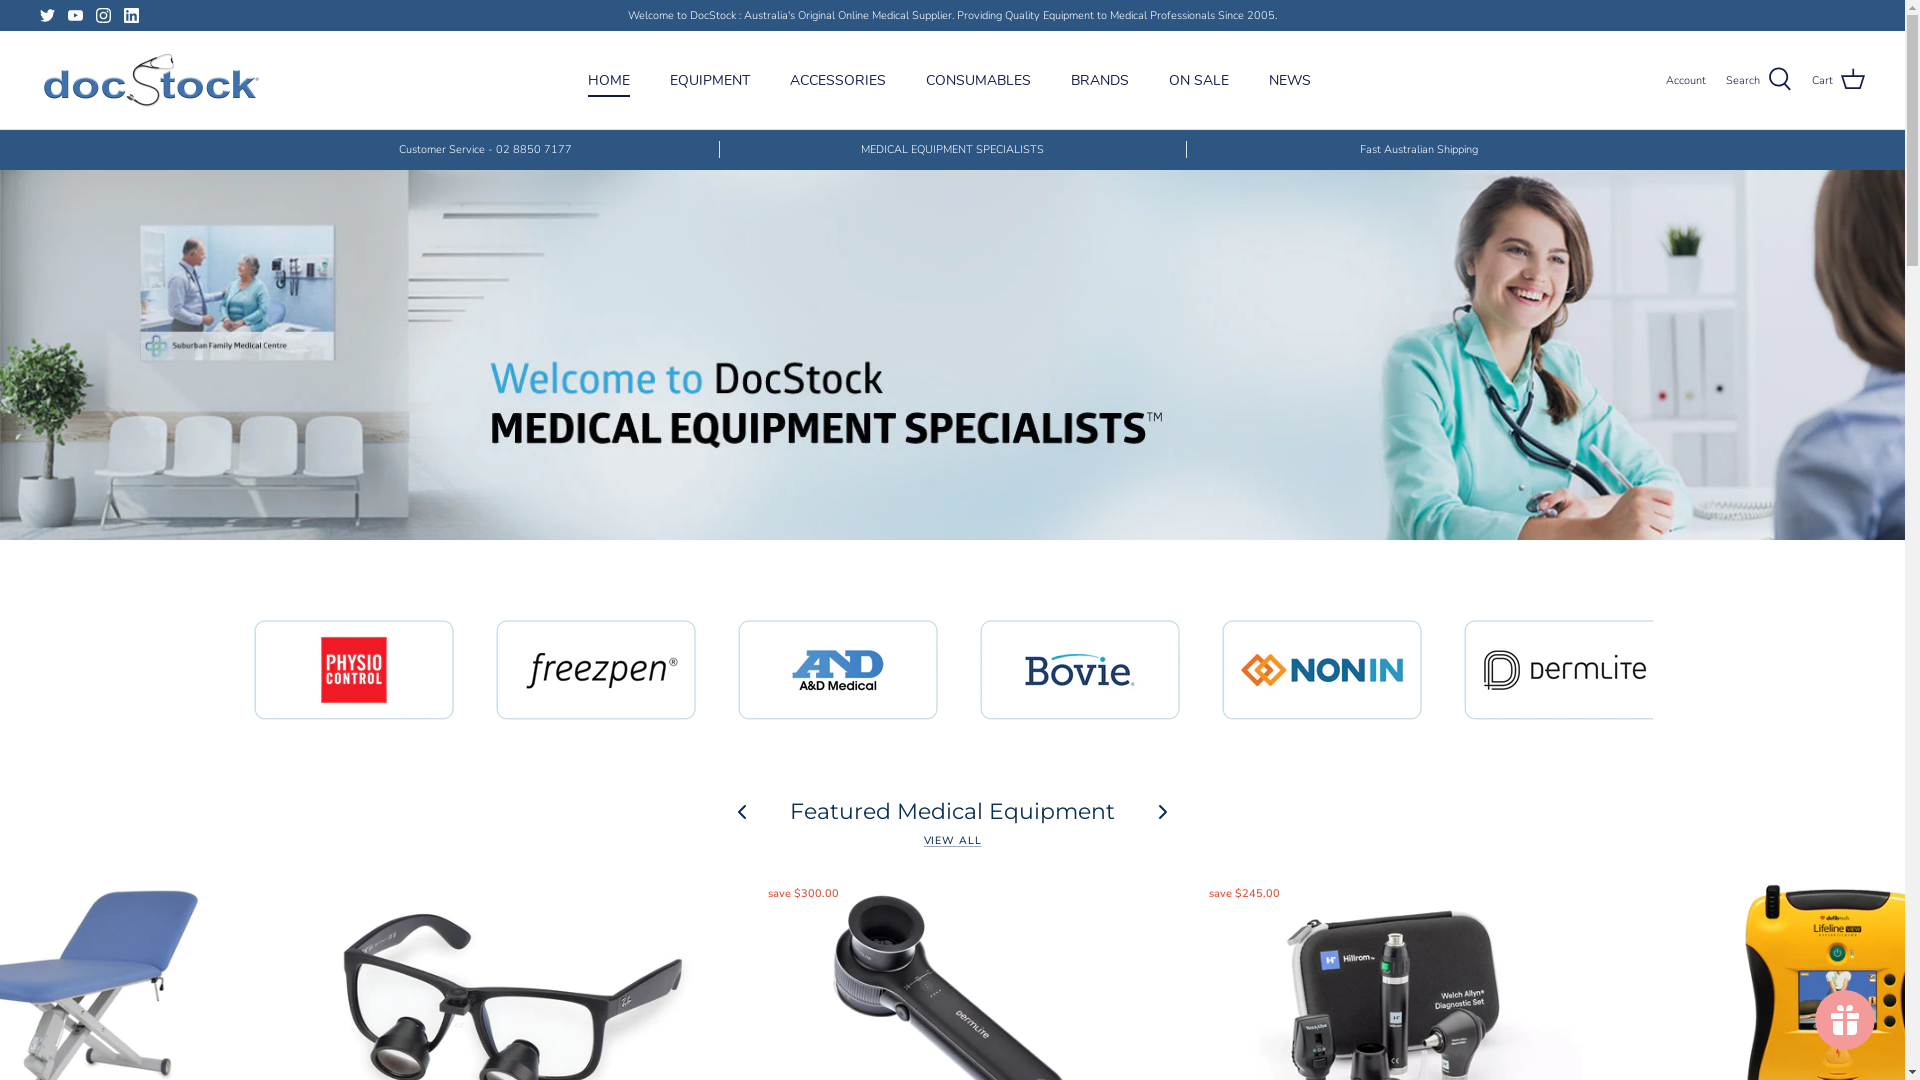  Describe the element at coordinates (1843, 1019) in the screenshot. I see `'Smile.io Rewards Program Launcher'` at that location.